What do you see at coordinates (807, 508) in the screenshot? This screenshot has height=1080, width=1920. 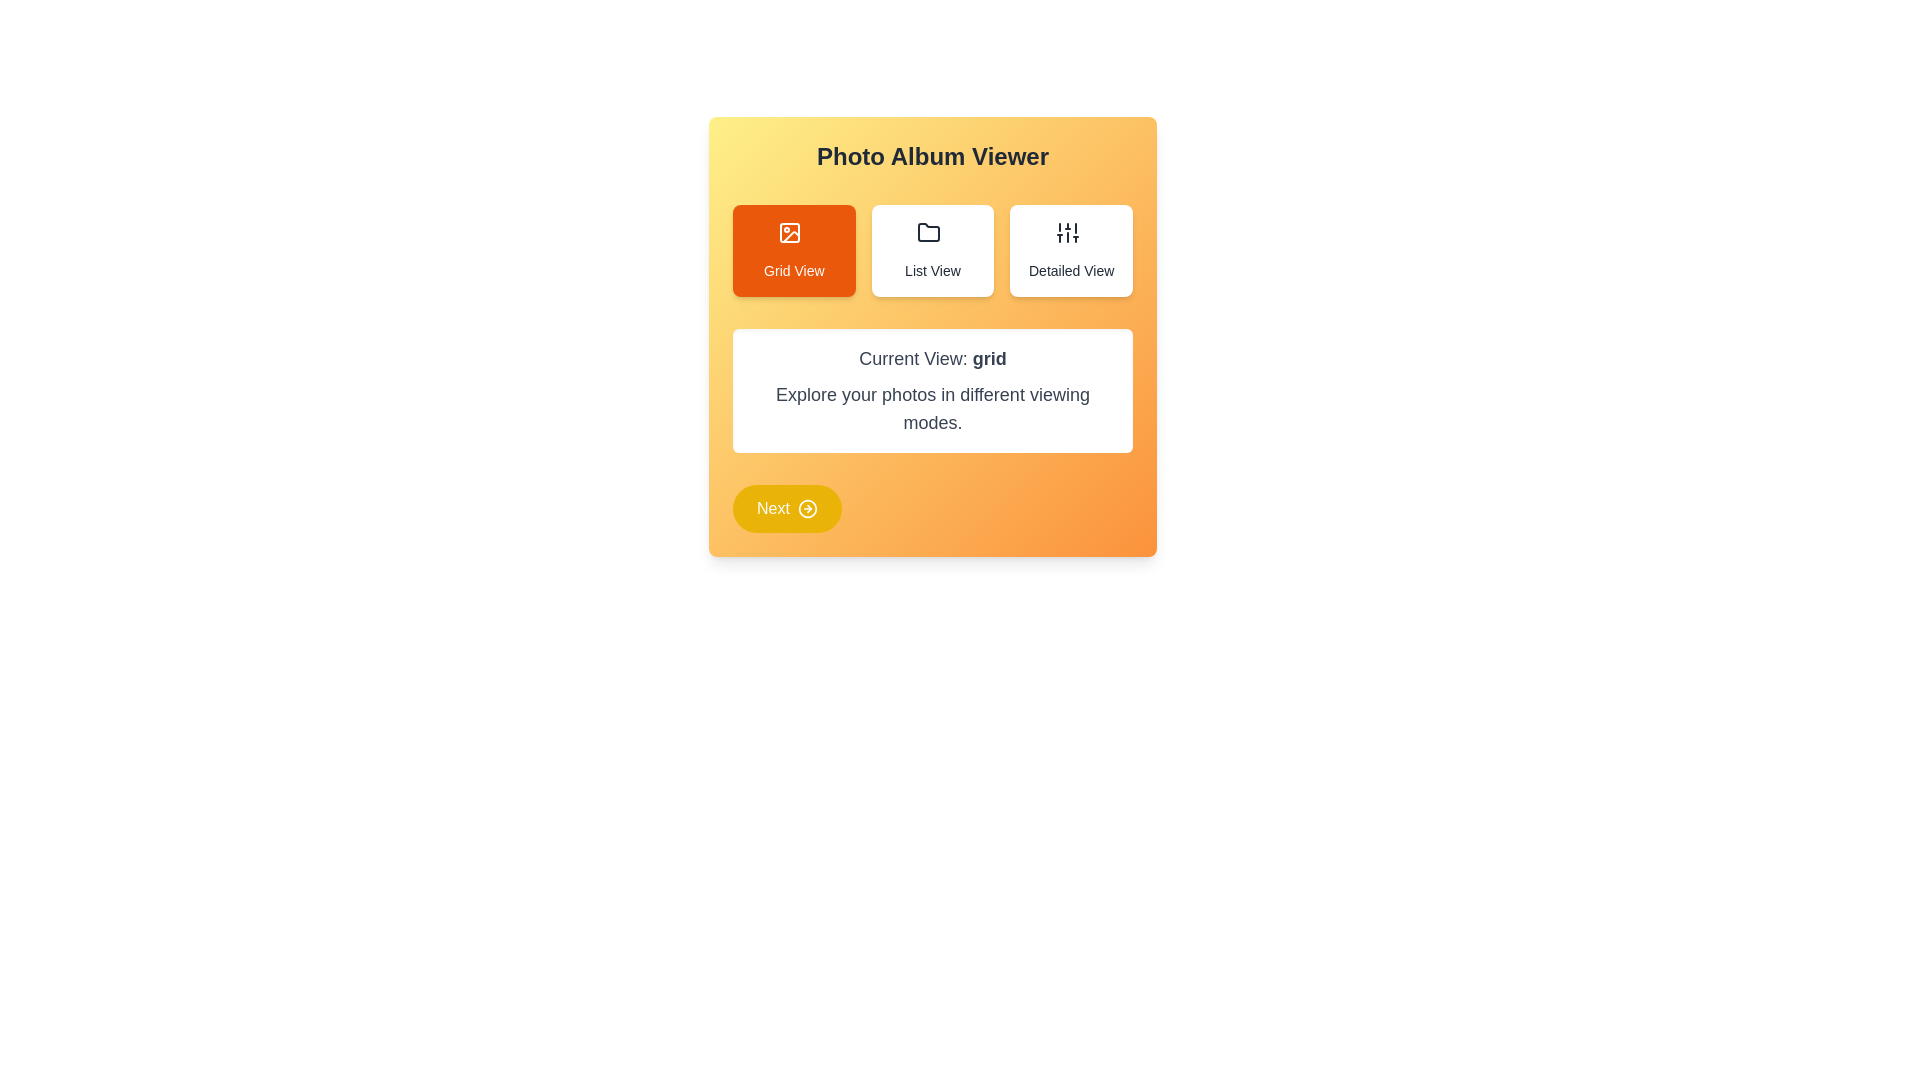 I see `the yellow circular decorative element with a white border located inside the 'Next' button in the Photo Album Viewer interface` at bounding box center [807, 508].